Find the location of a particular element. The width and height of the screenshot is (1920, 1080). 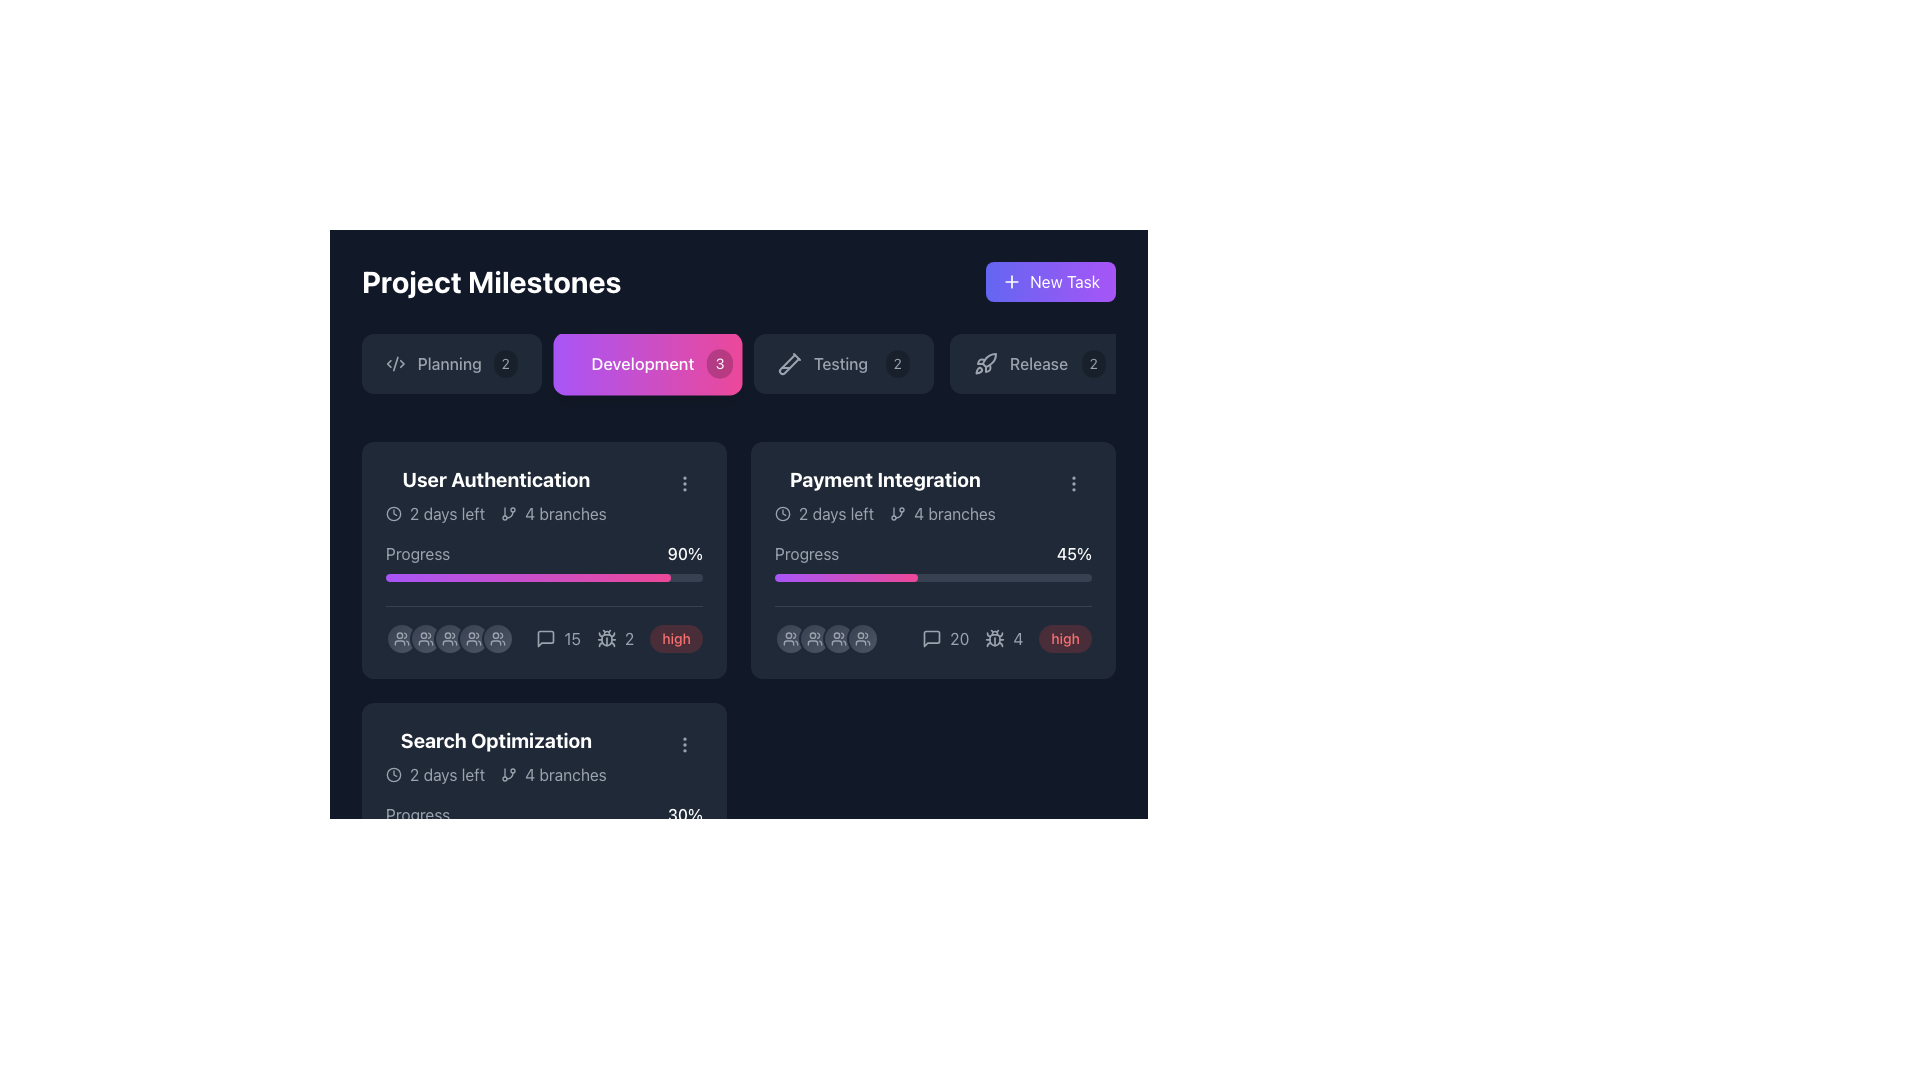

the Member indicator group that represents users associated with the 'Payment Integration' task, located near the bottom of the section beneath the progress bar is located at coordinates (826, 639).